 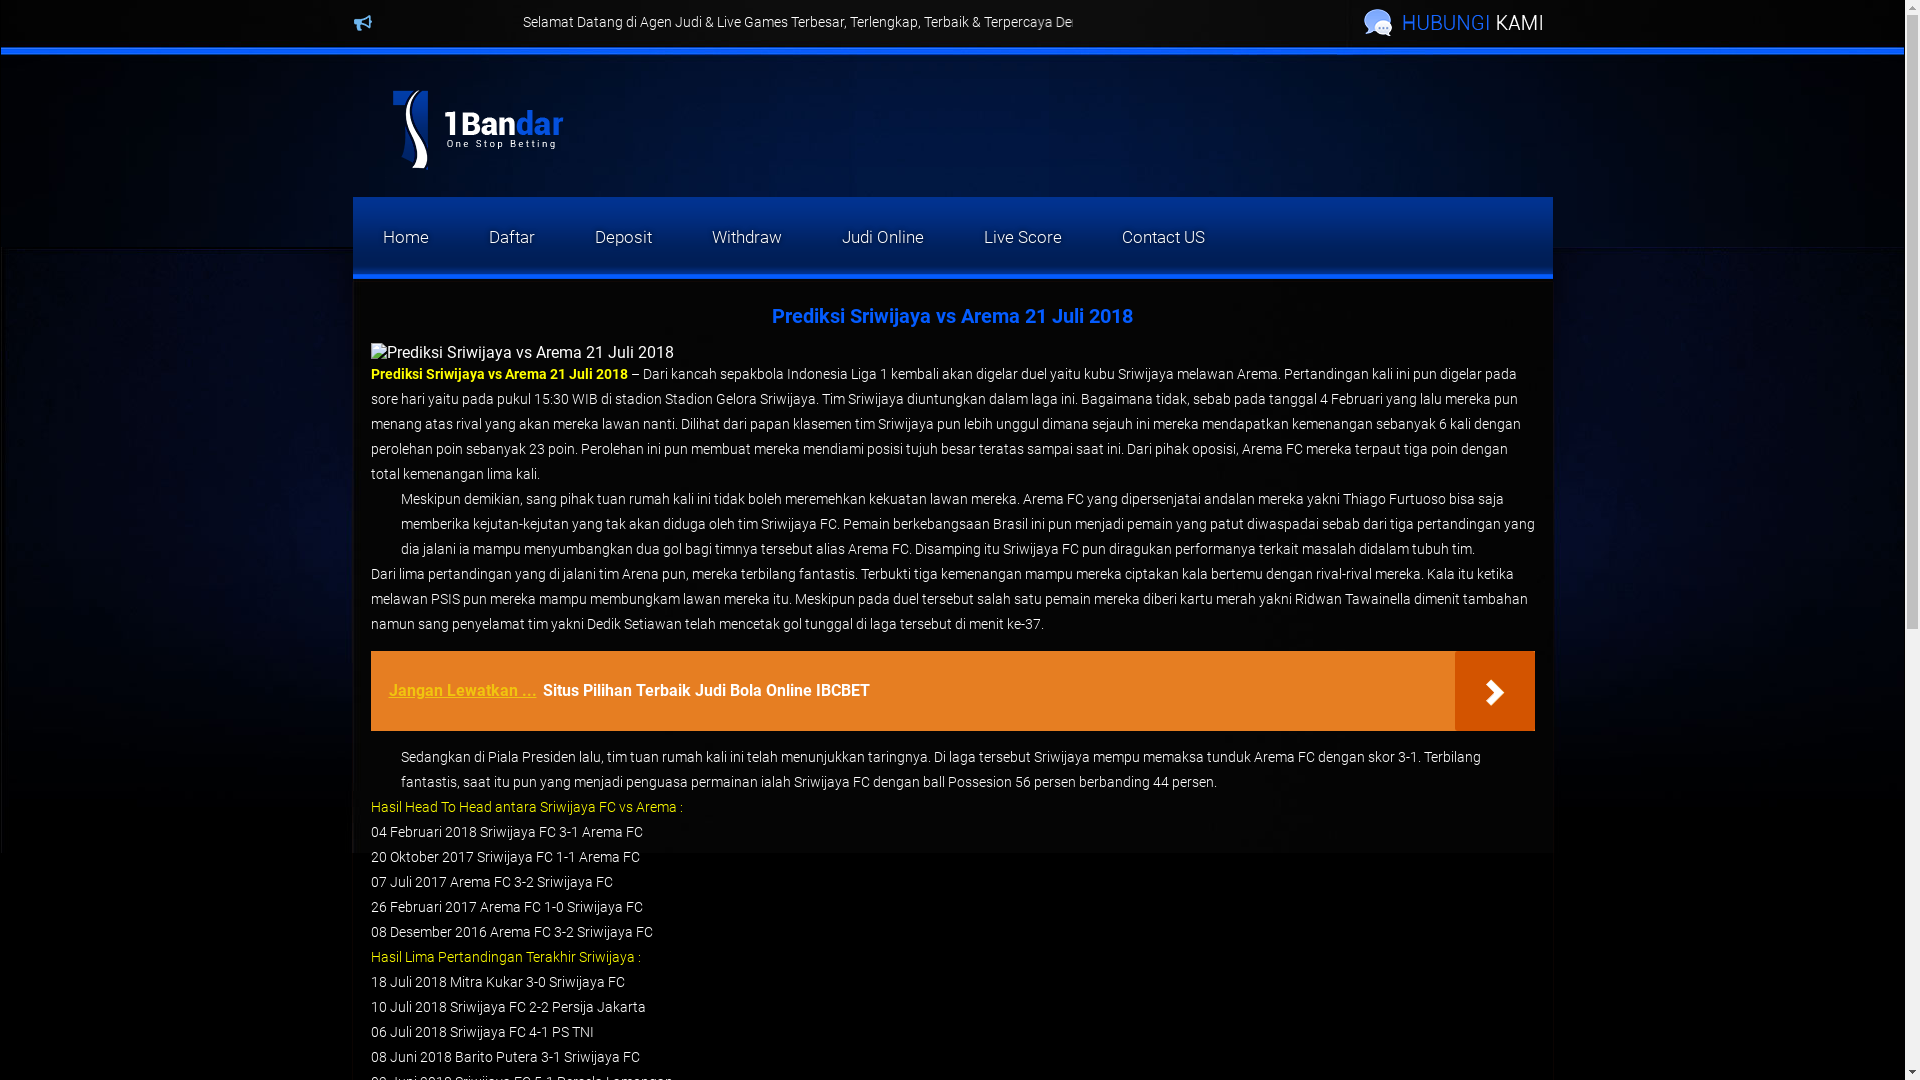 I want to click on 'Deposit', so click(x=621, y=235).